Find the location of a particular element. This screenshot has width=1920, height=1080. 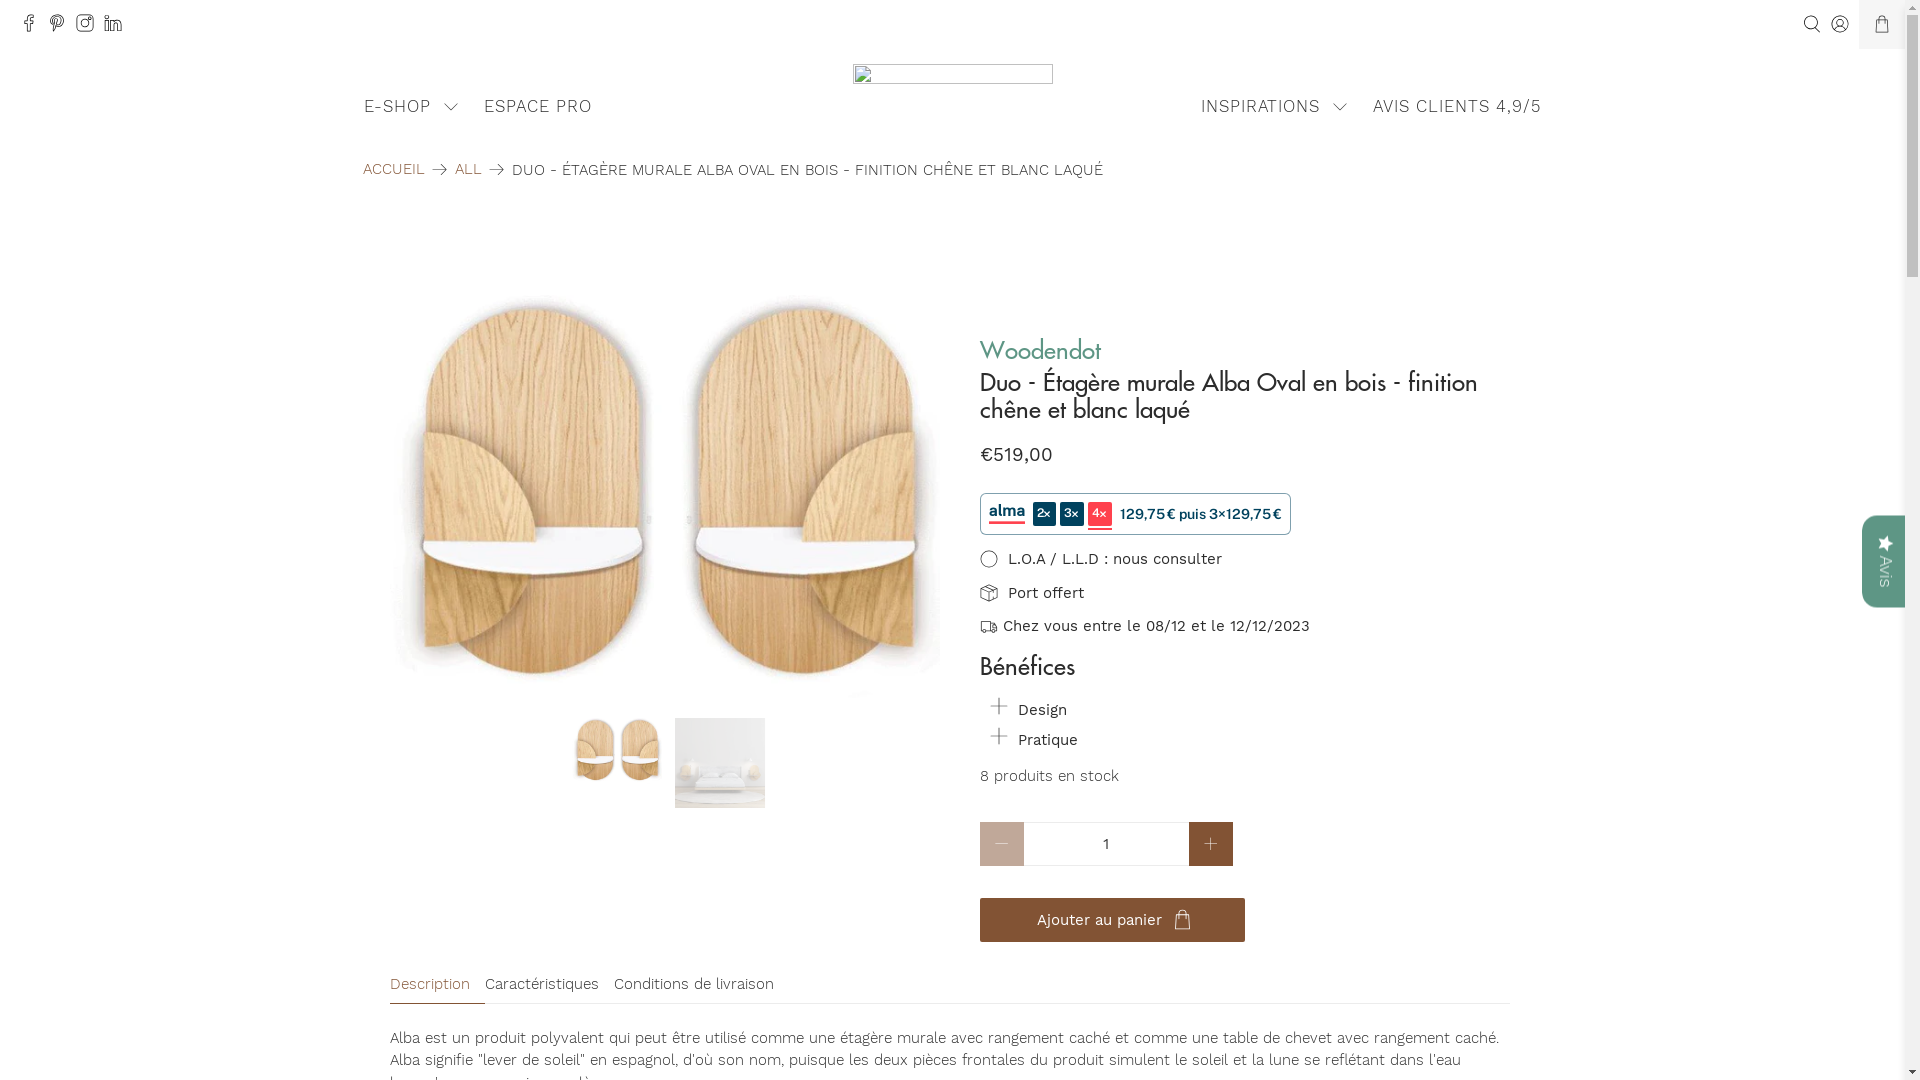

'Description' is located at coordinates (436, 984).